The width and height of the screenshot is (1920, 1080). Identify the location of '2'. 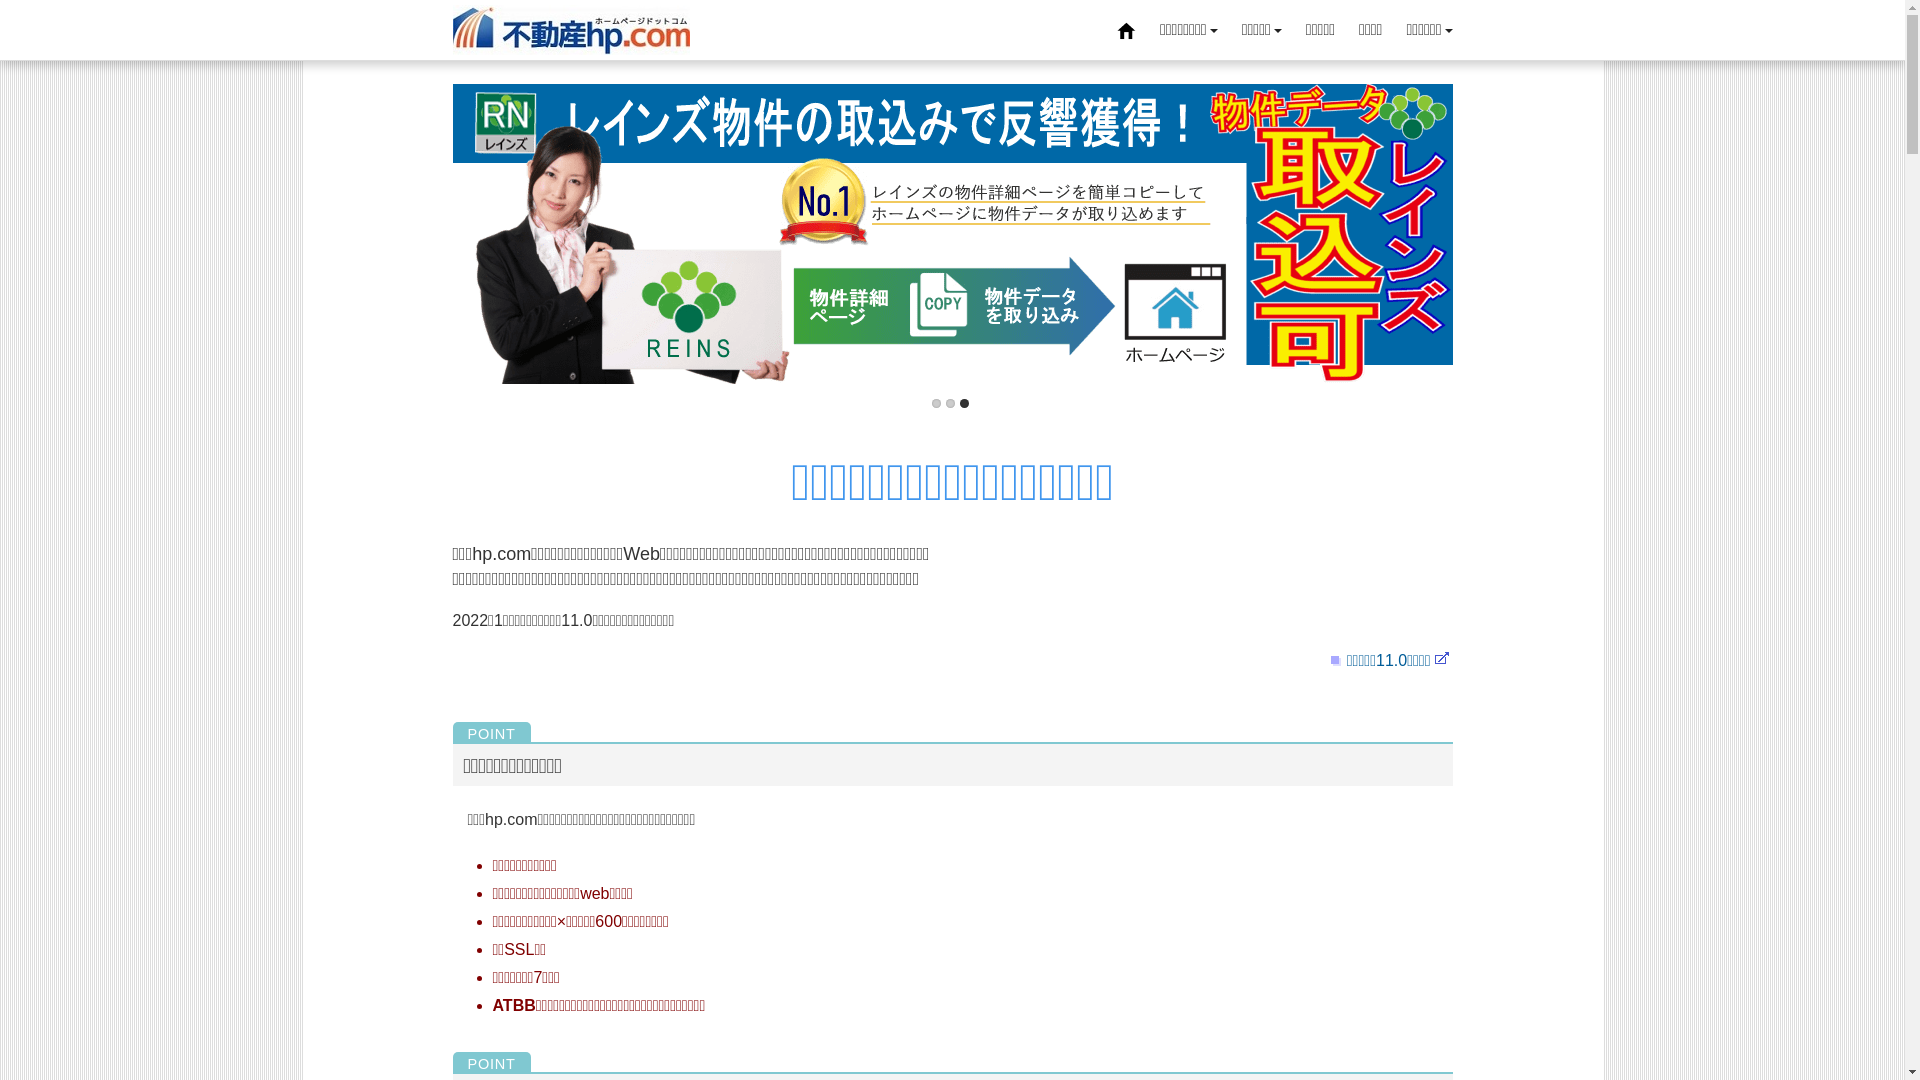
(949, 403).